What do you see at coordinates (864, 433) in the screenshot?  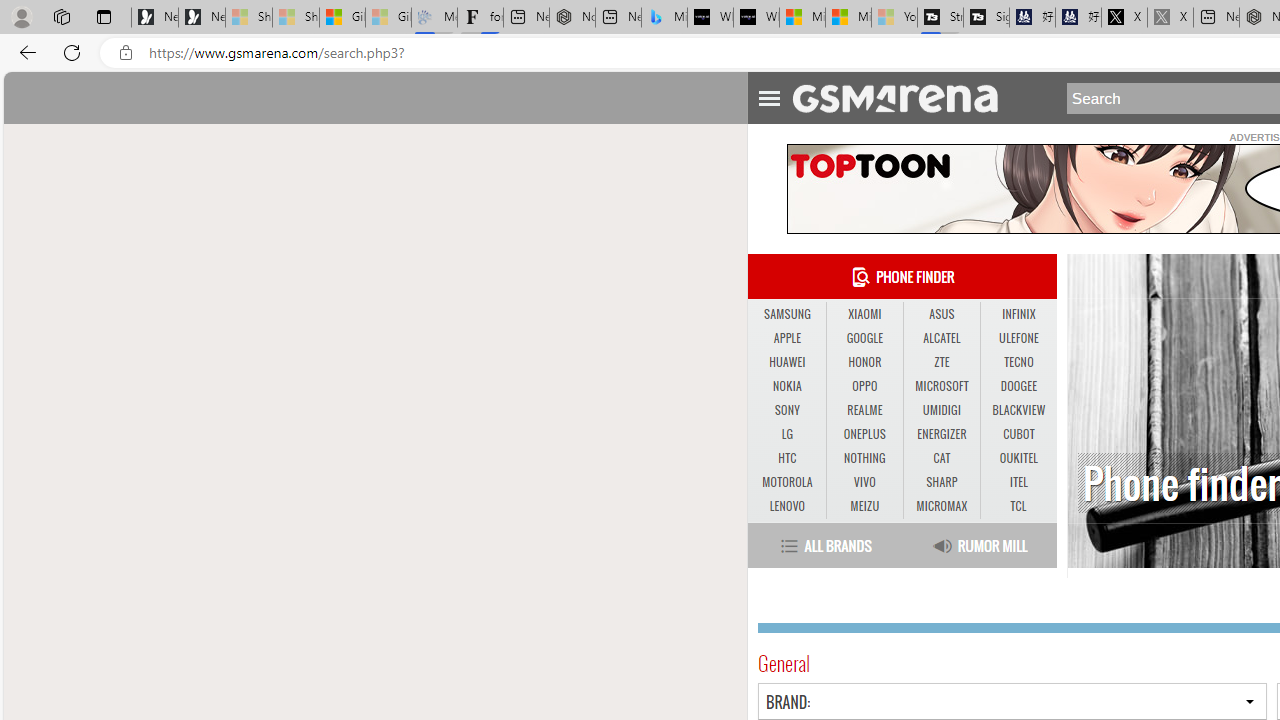 I see `'ONEPLUS'` at bounding box center [864, 433].